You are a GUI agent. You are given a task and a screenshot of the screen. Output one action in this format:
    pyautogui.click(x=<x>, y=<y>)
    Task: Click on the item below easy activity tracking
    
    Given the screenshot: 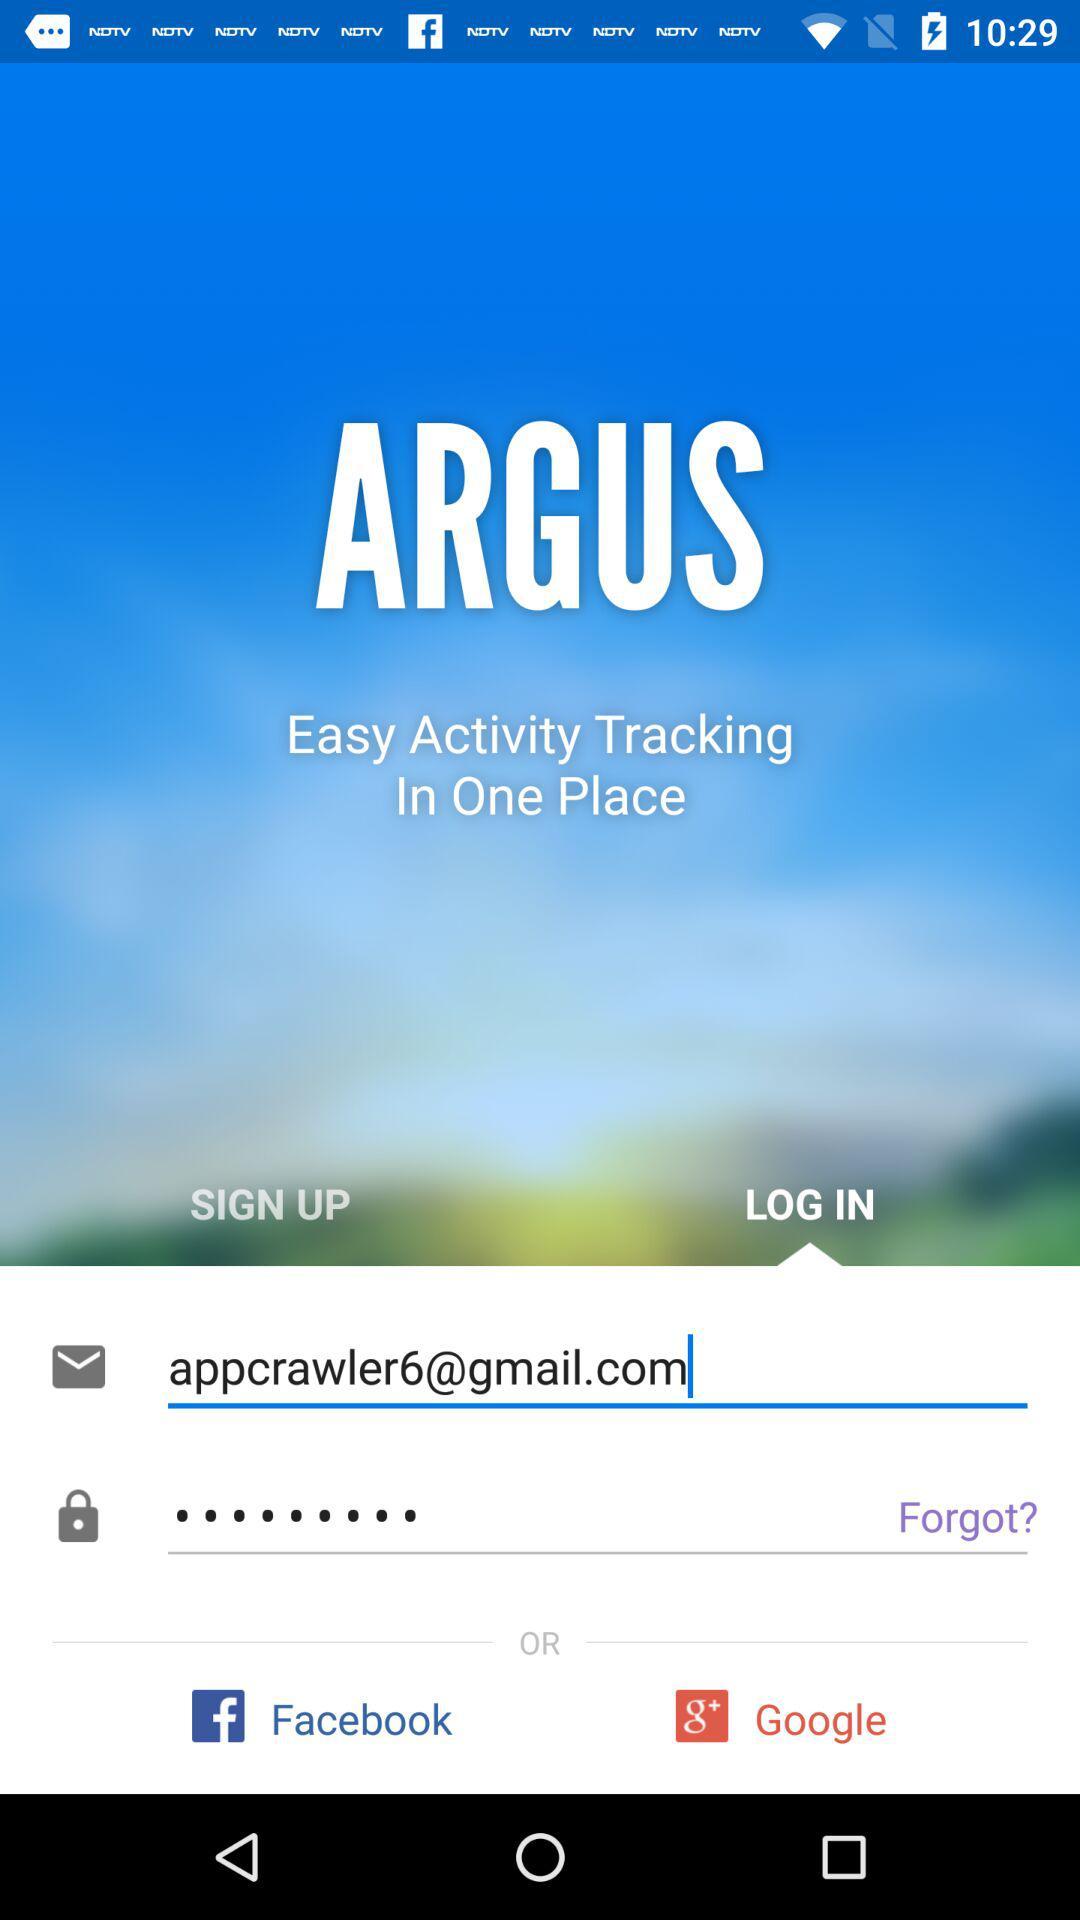 What is the action you would take?
    pyautogui.click(x=810, y=1202)
    